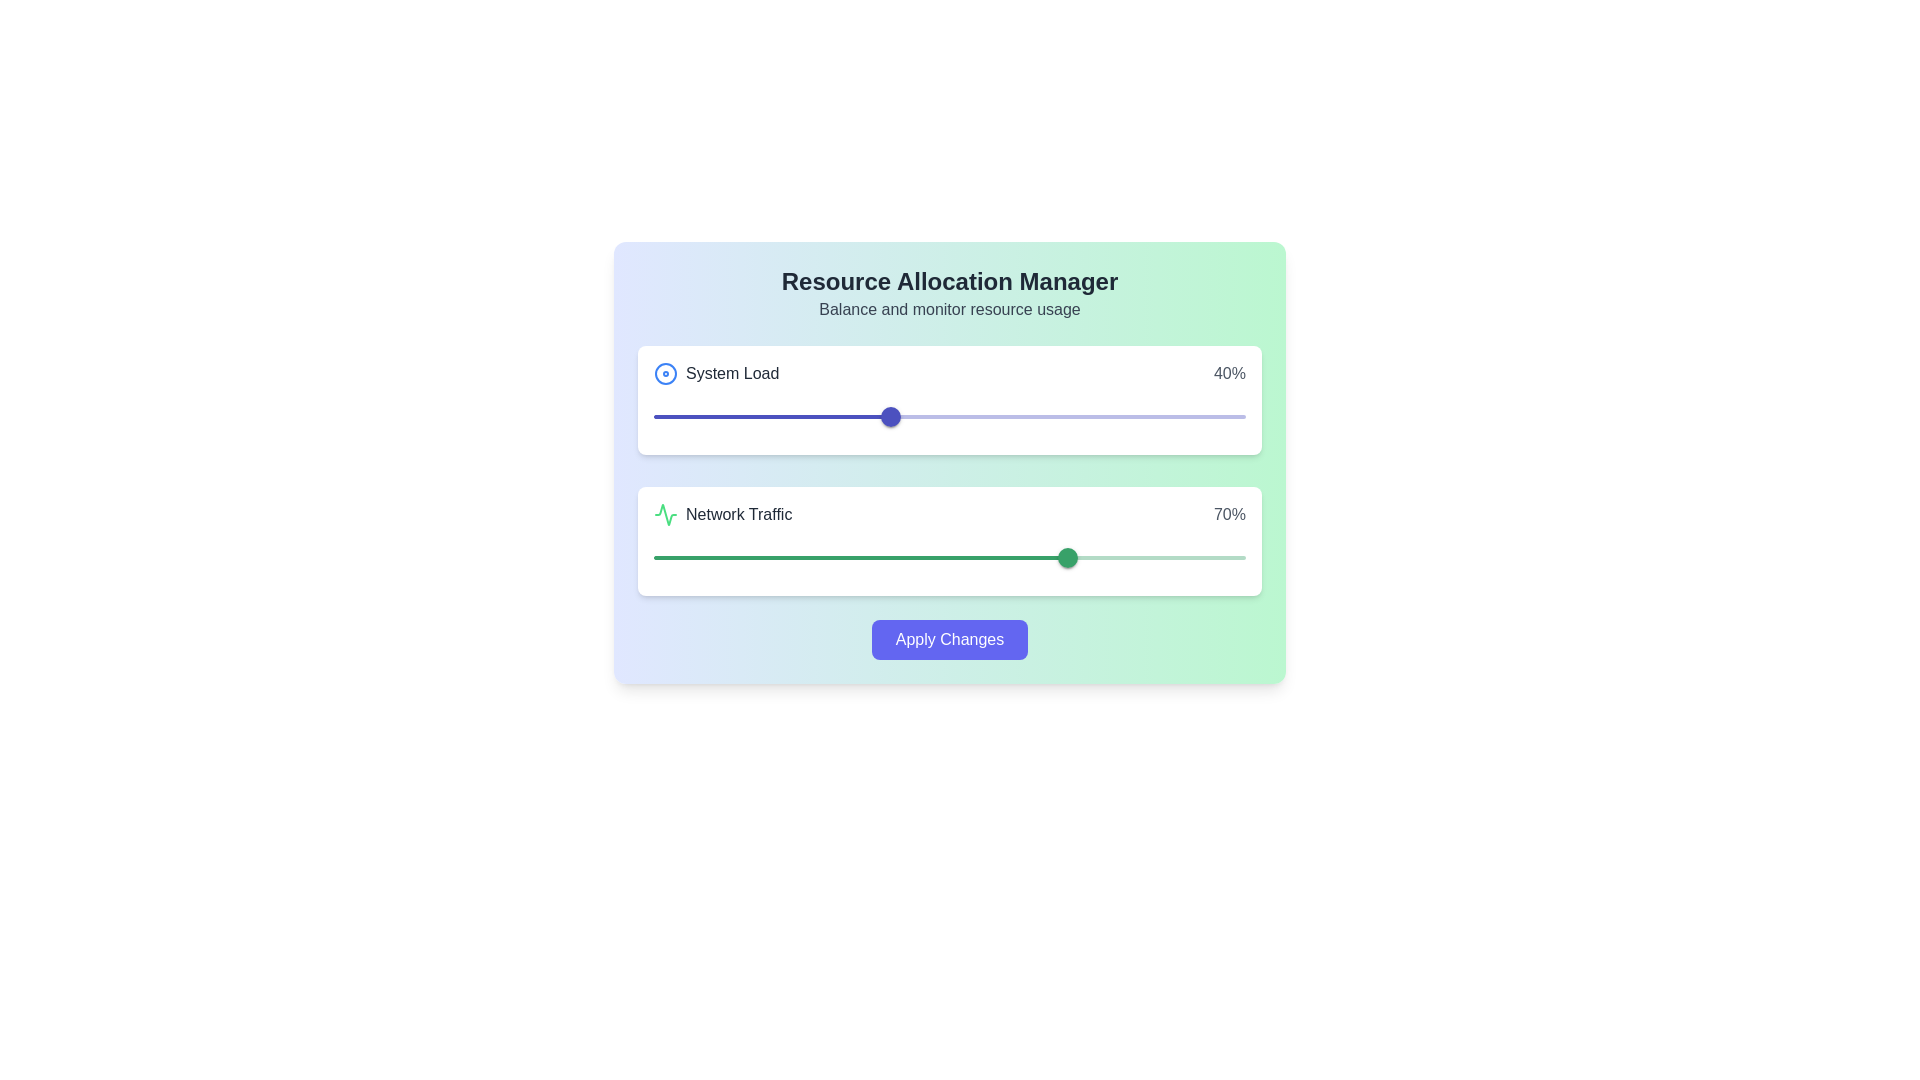 This screenshot has width=1920, height=1080. What do you see at coordinates (982, 558) in the screenshot?
I see `the slider` at bounding box center [982, 558].